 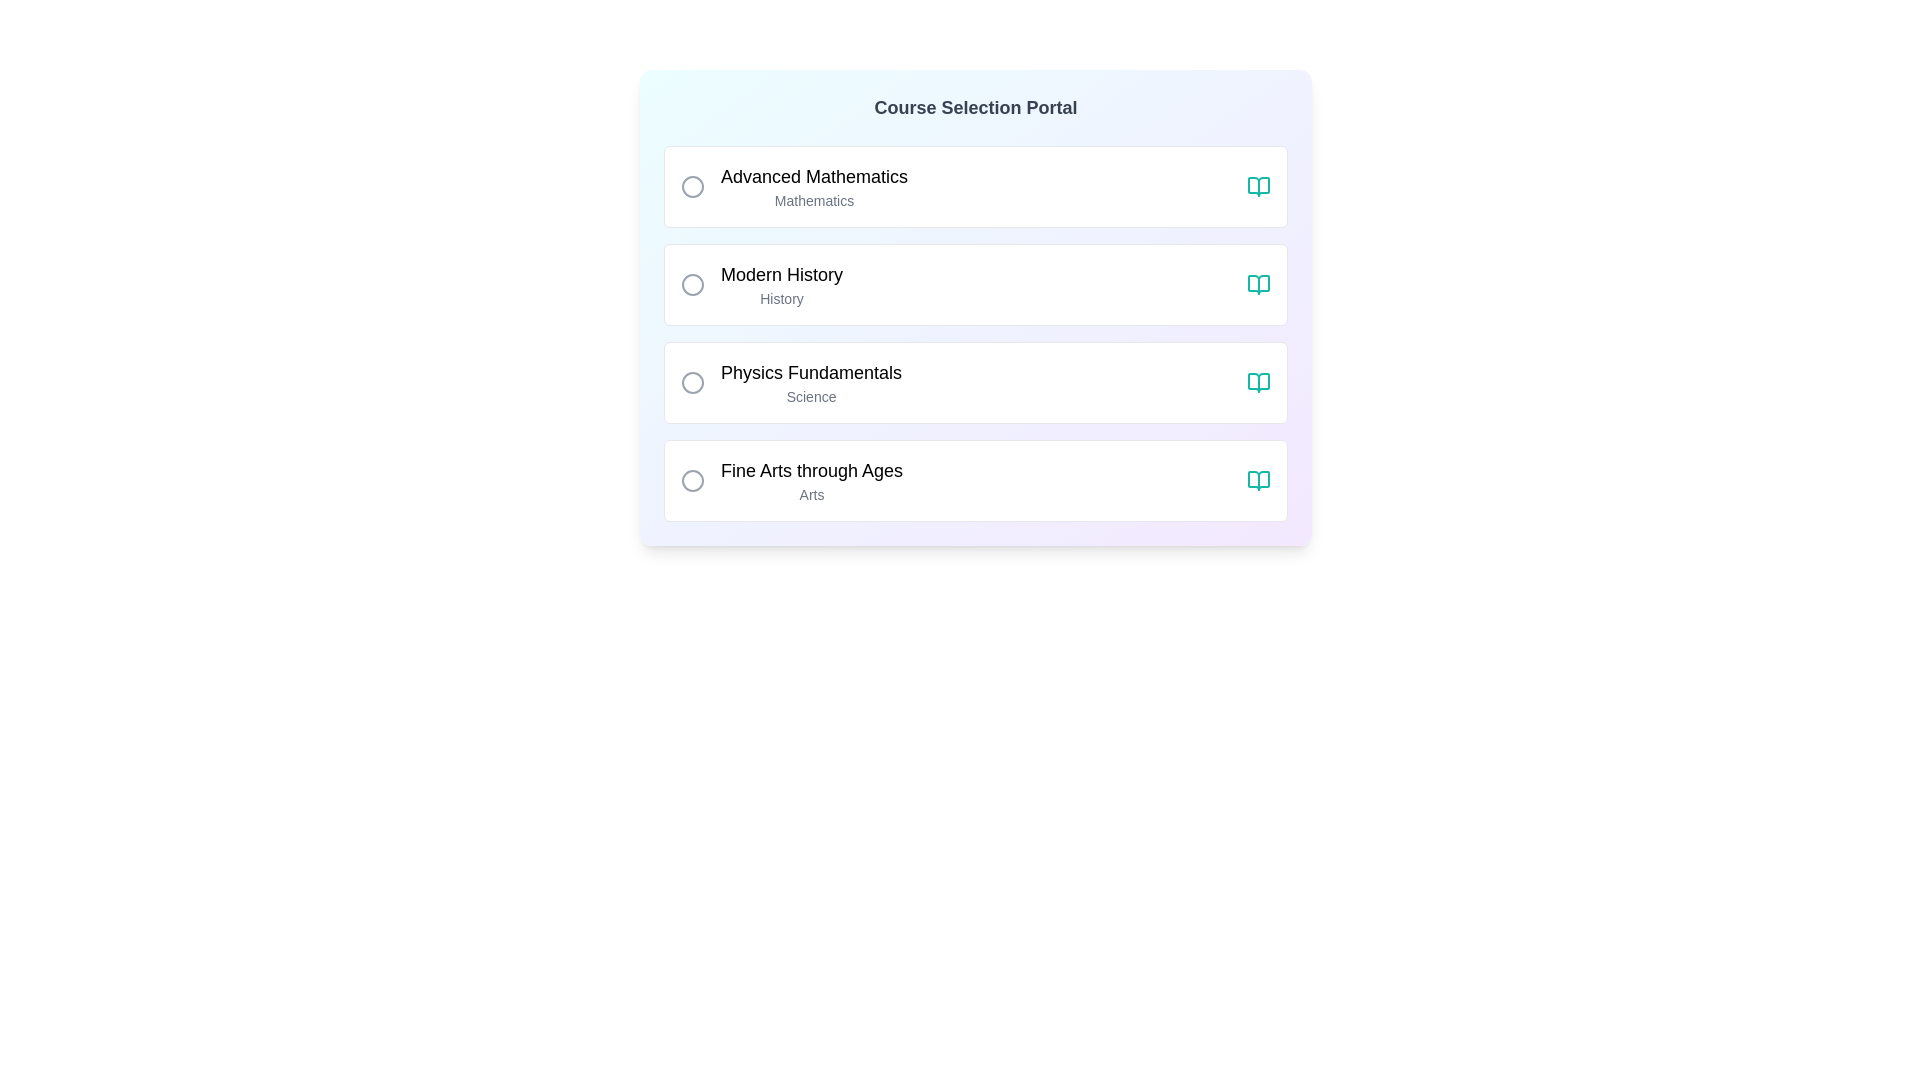 What do you see at coordinates (811, 481) in the screenshot?
I see `on the 'Fine Arts through Ages' text label, which is the fourth selectable item in the 'Course Selection Portal' list` at bounding box center [811, 481].